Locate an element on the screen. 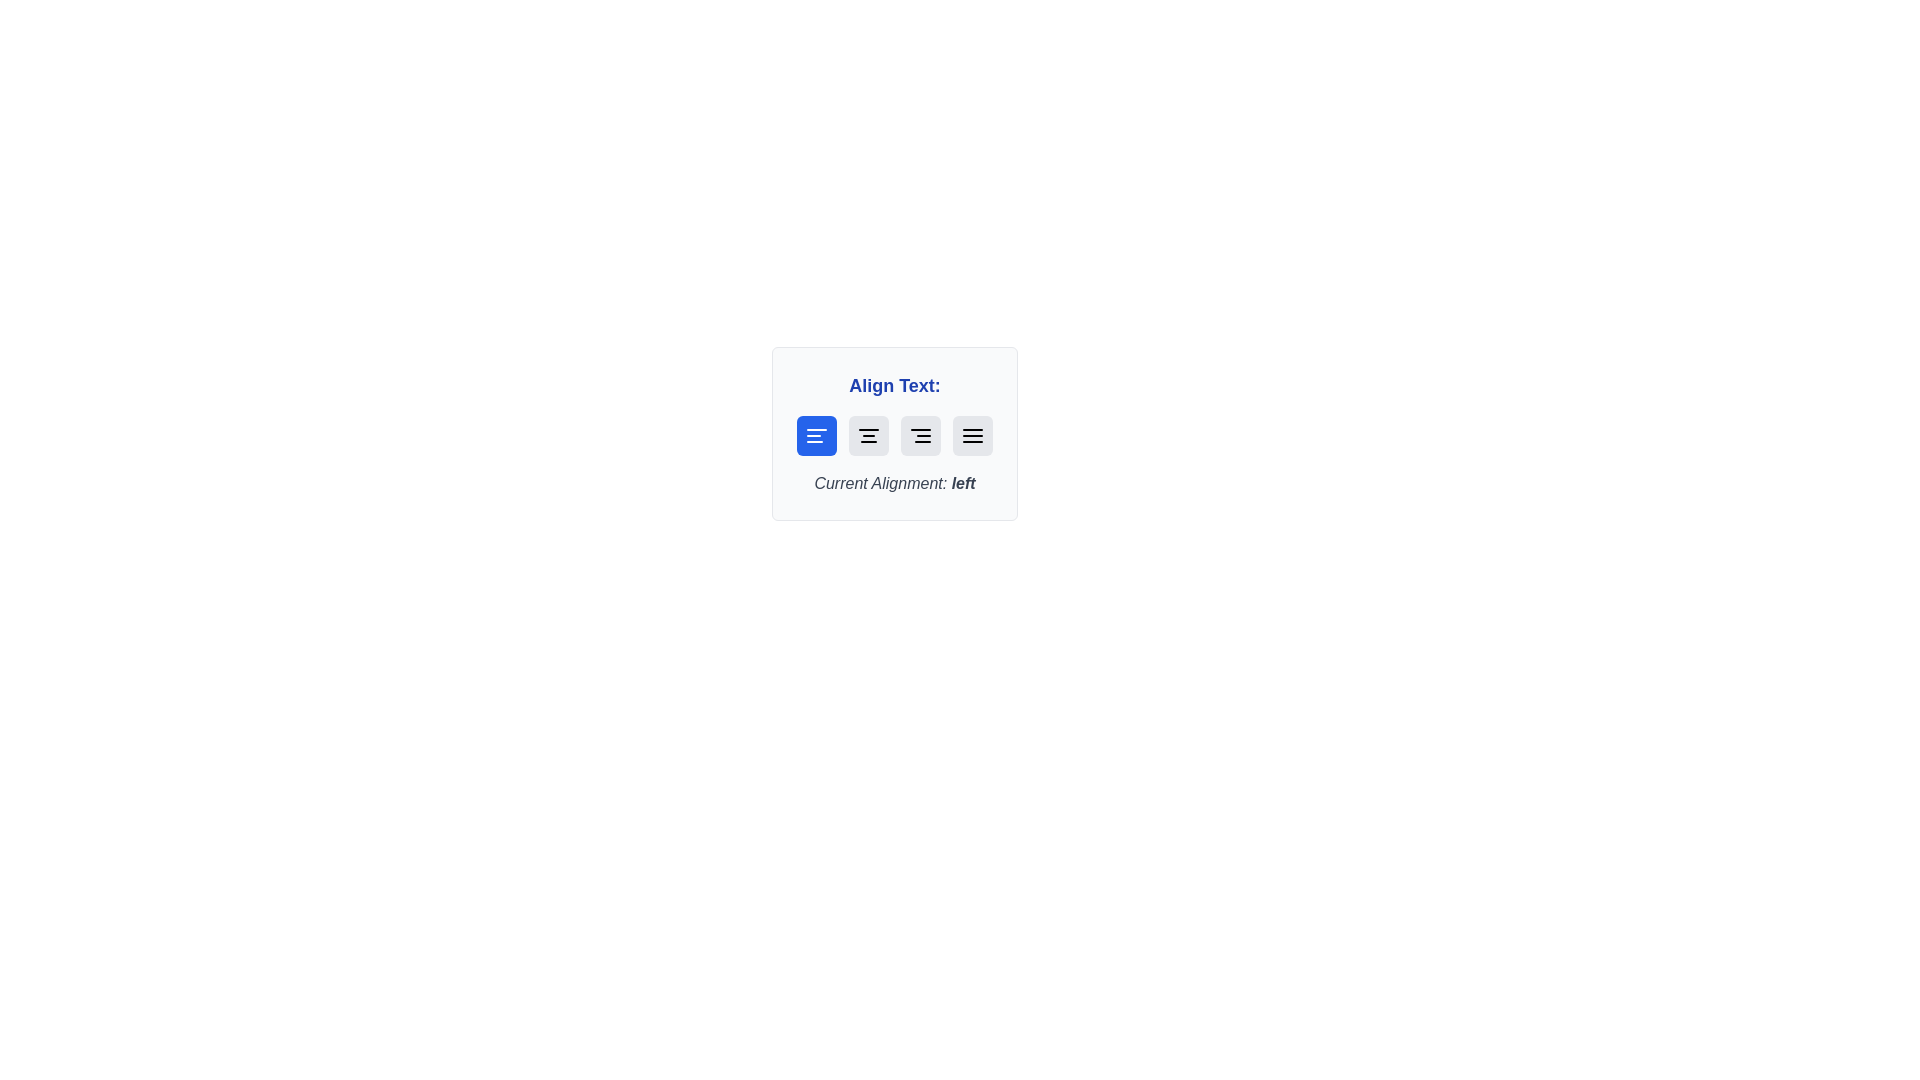  button corresponding to the desired text alignment: left is located at coordinates (816, 434).